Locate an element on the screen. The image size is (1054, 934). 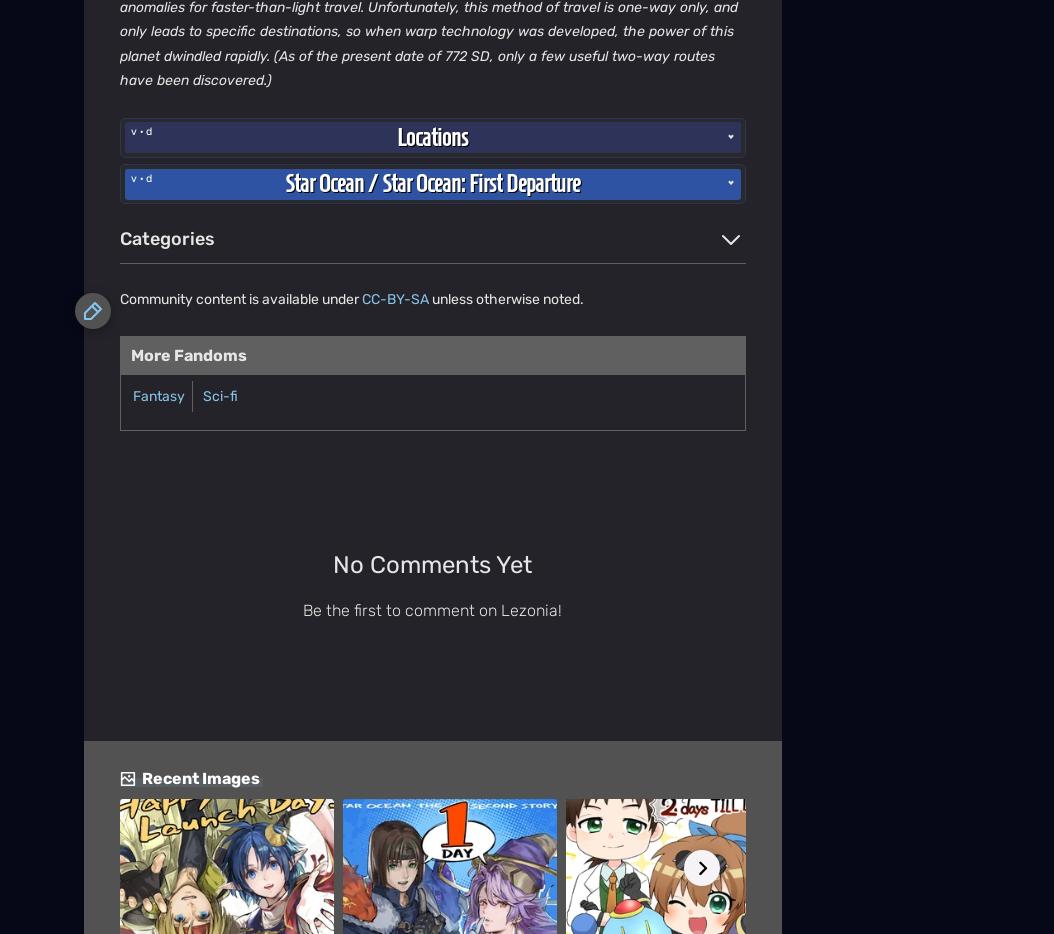
'Star Ocean Wiki is a FANDOM Games Community.' is located at coordinates (432, 586).